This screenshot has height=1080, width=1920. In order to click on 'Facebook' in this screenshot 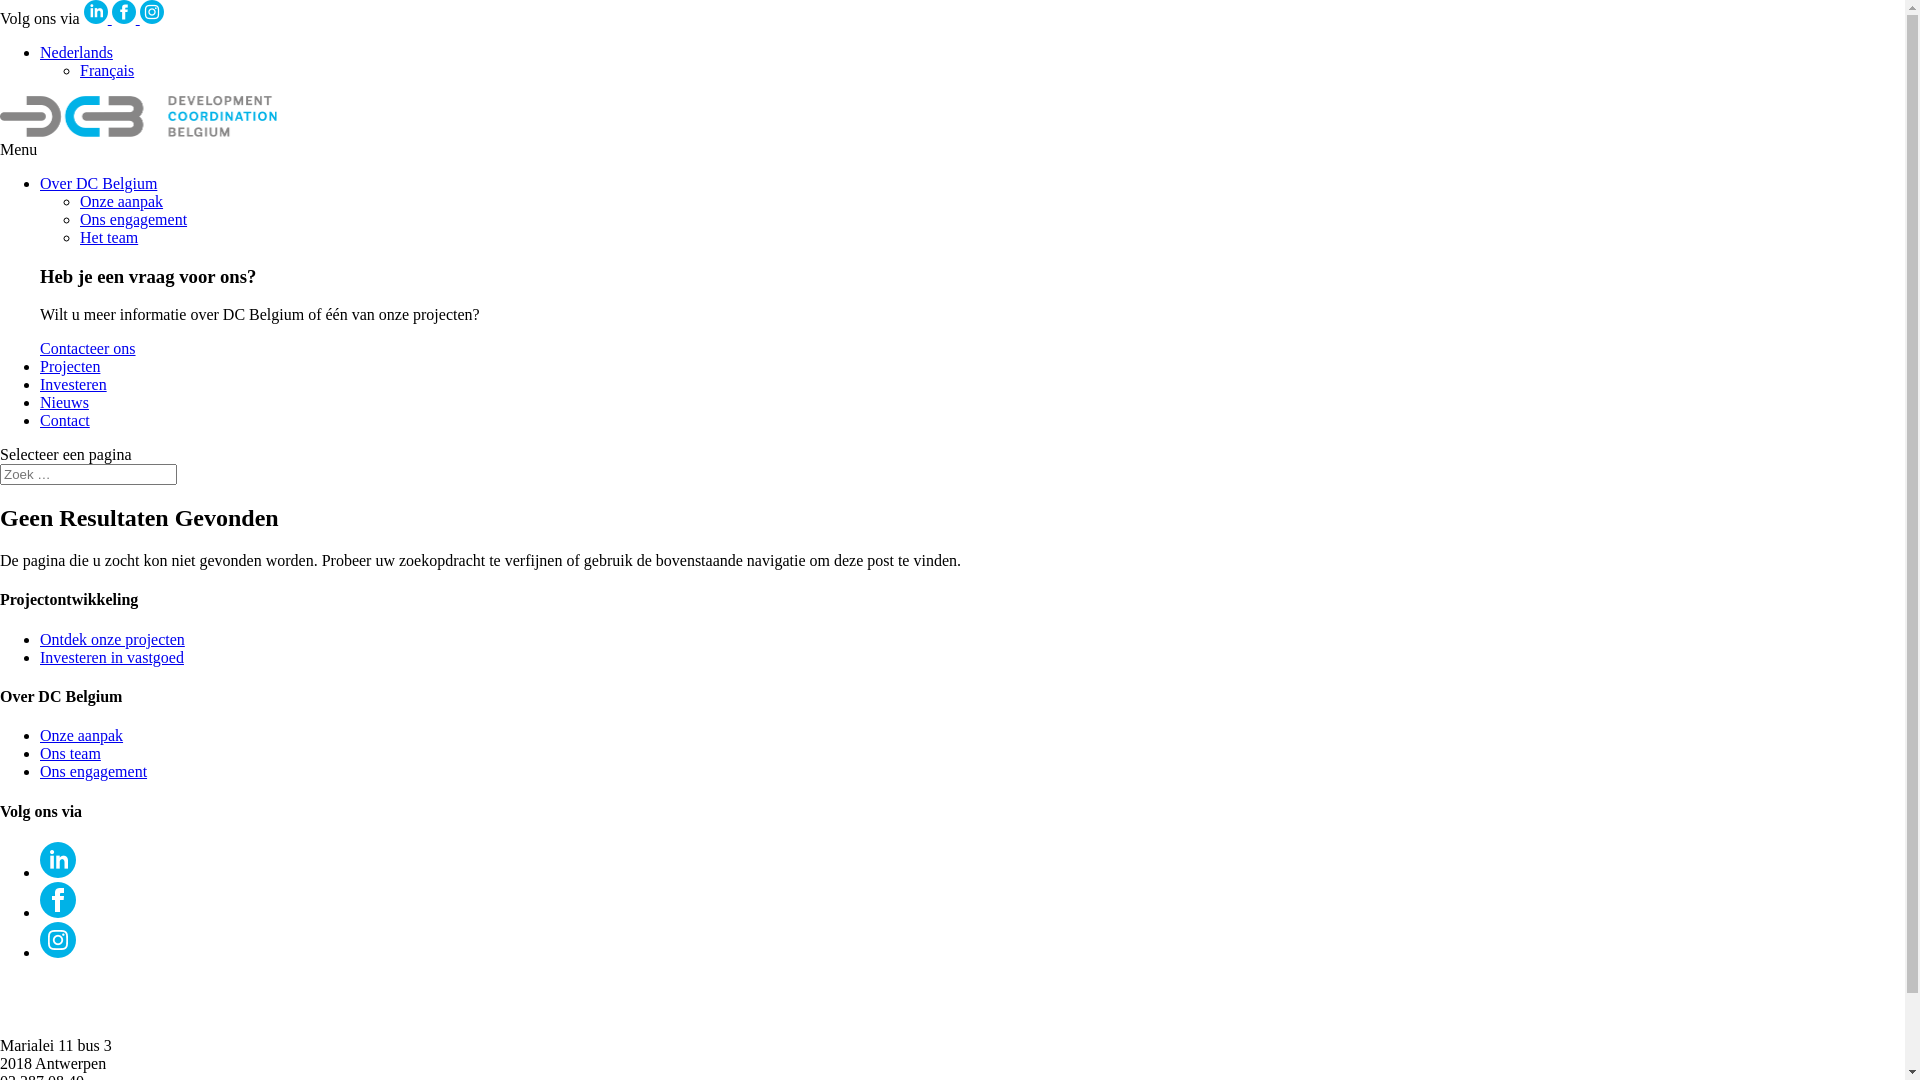, I will do `click(57, 912)`.